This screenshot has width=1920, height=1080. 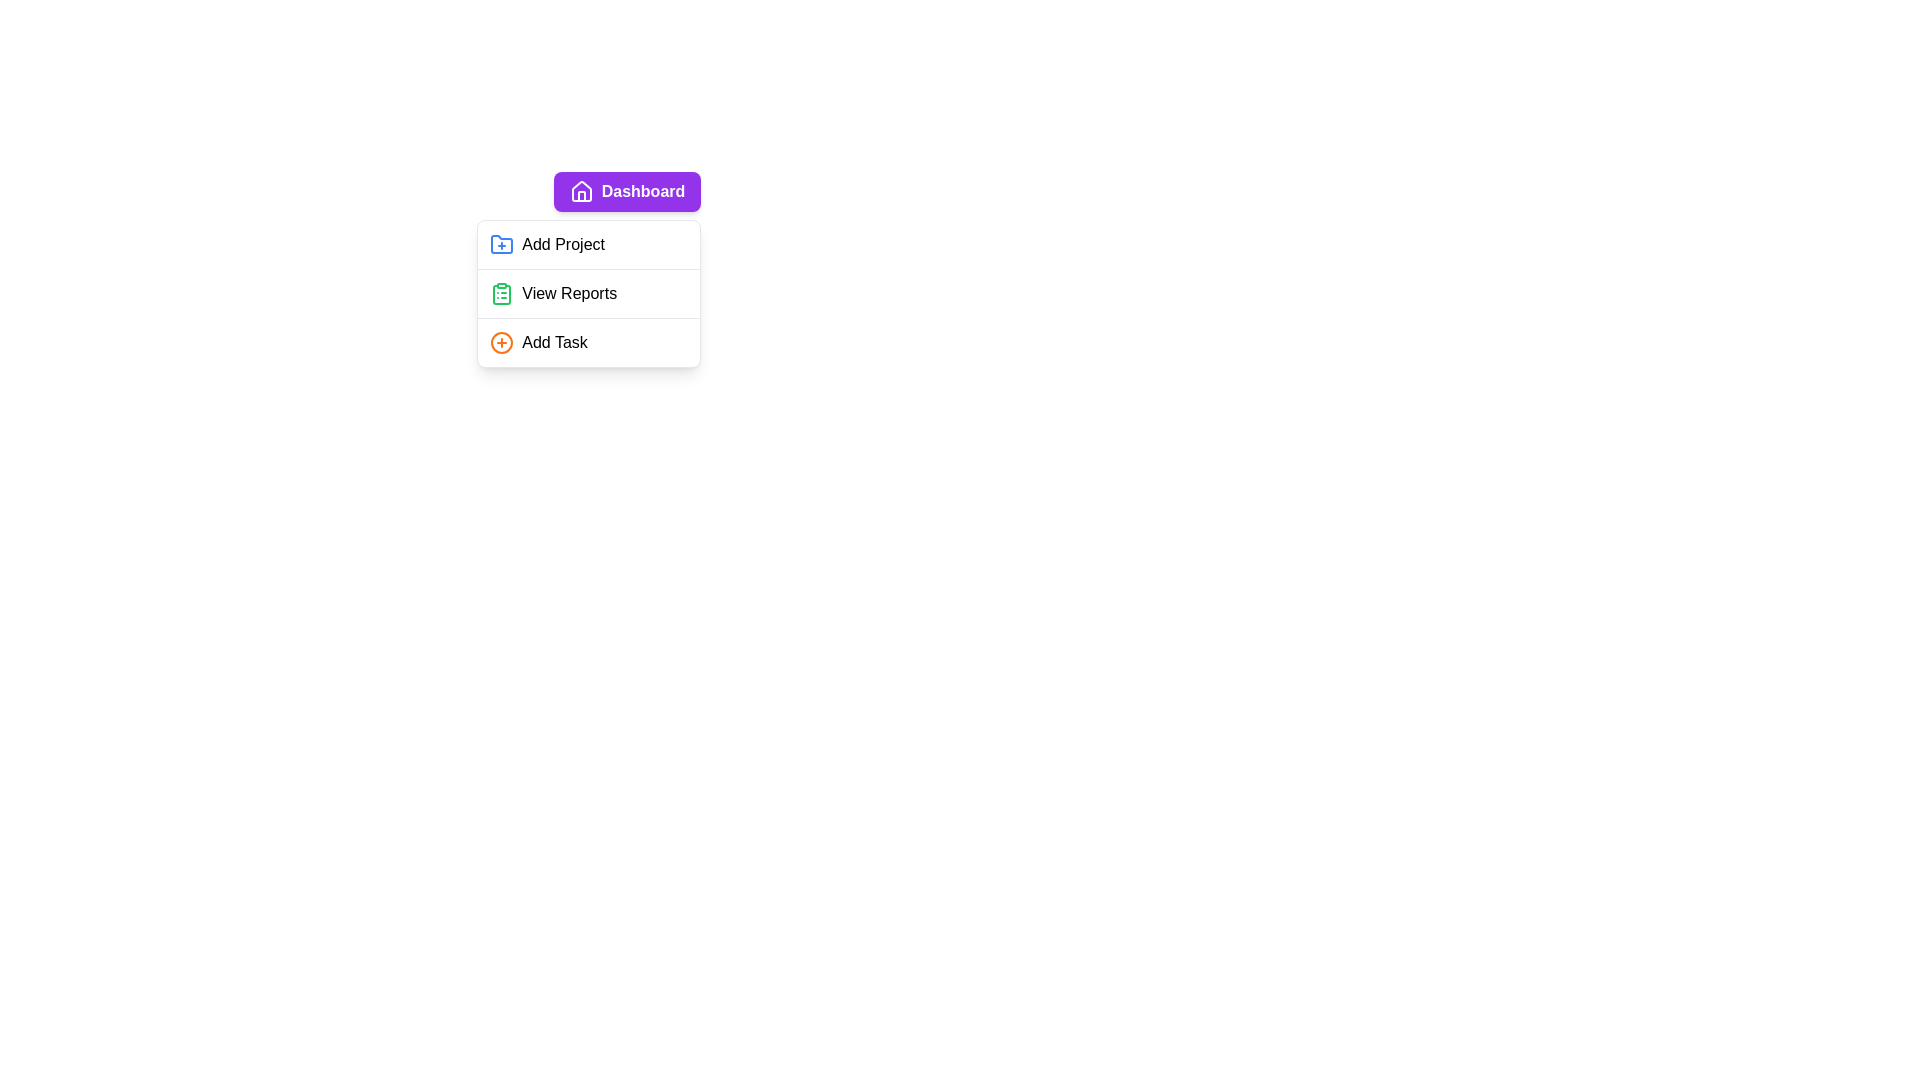 What do you see at coordinates (588, 294) in the screenshot?
I see `the 'View Reports' menu item` at bounding box center [588, 294].